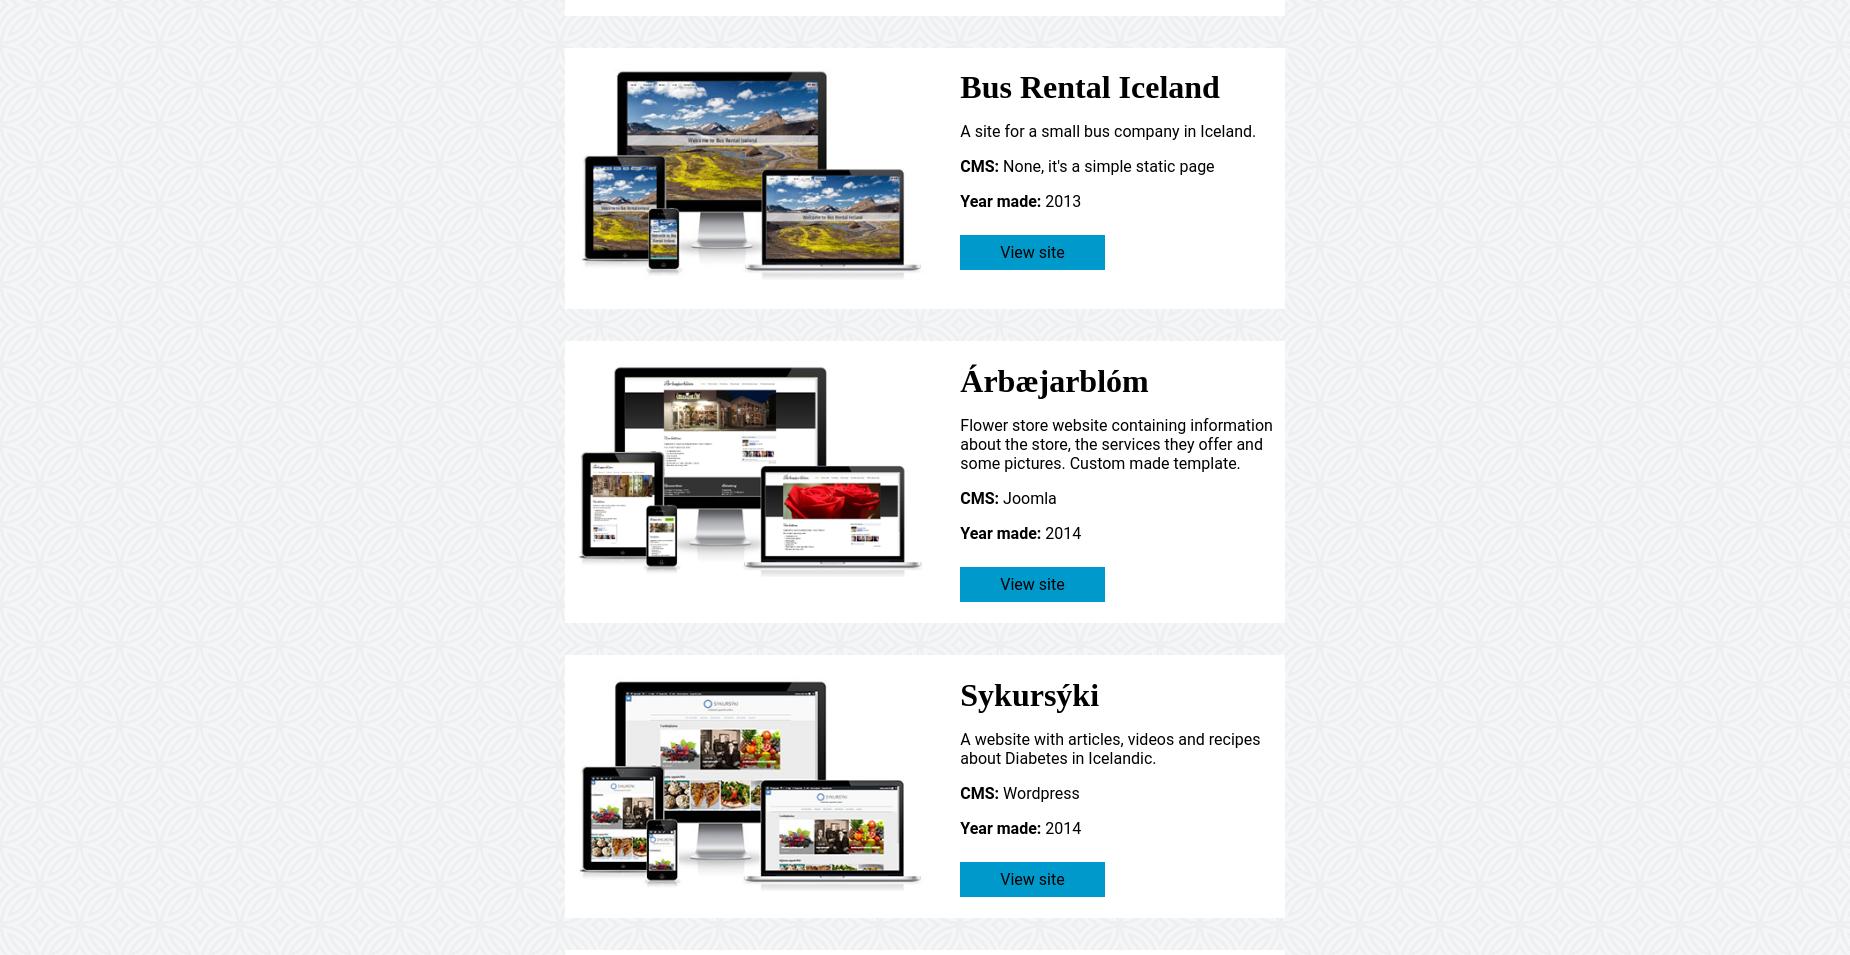 The image size is (1850, 955). What do you see at coordinates (1026, 497) in the screenshot?
I see `'Joomla'` at bounding box center [1026, 497].